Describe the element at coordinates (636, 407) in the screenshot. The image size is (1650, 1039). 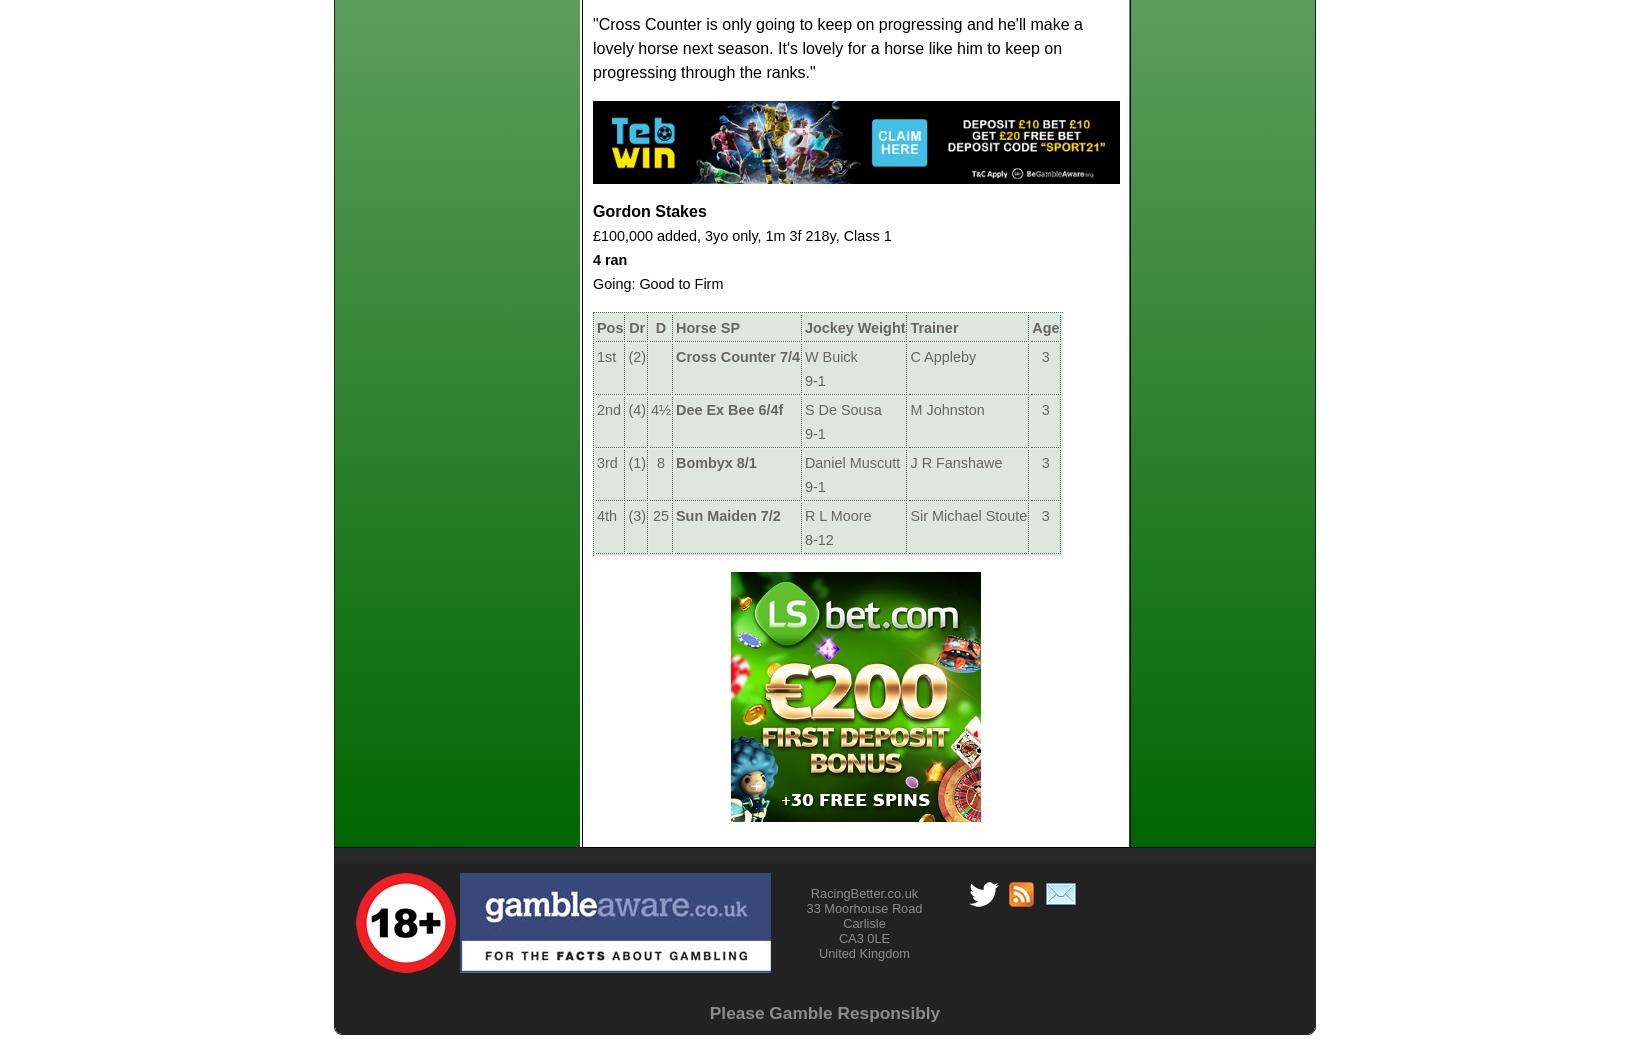
I see `'(4)'` at that location.